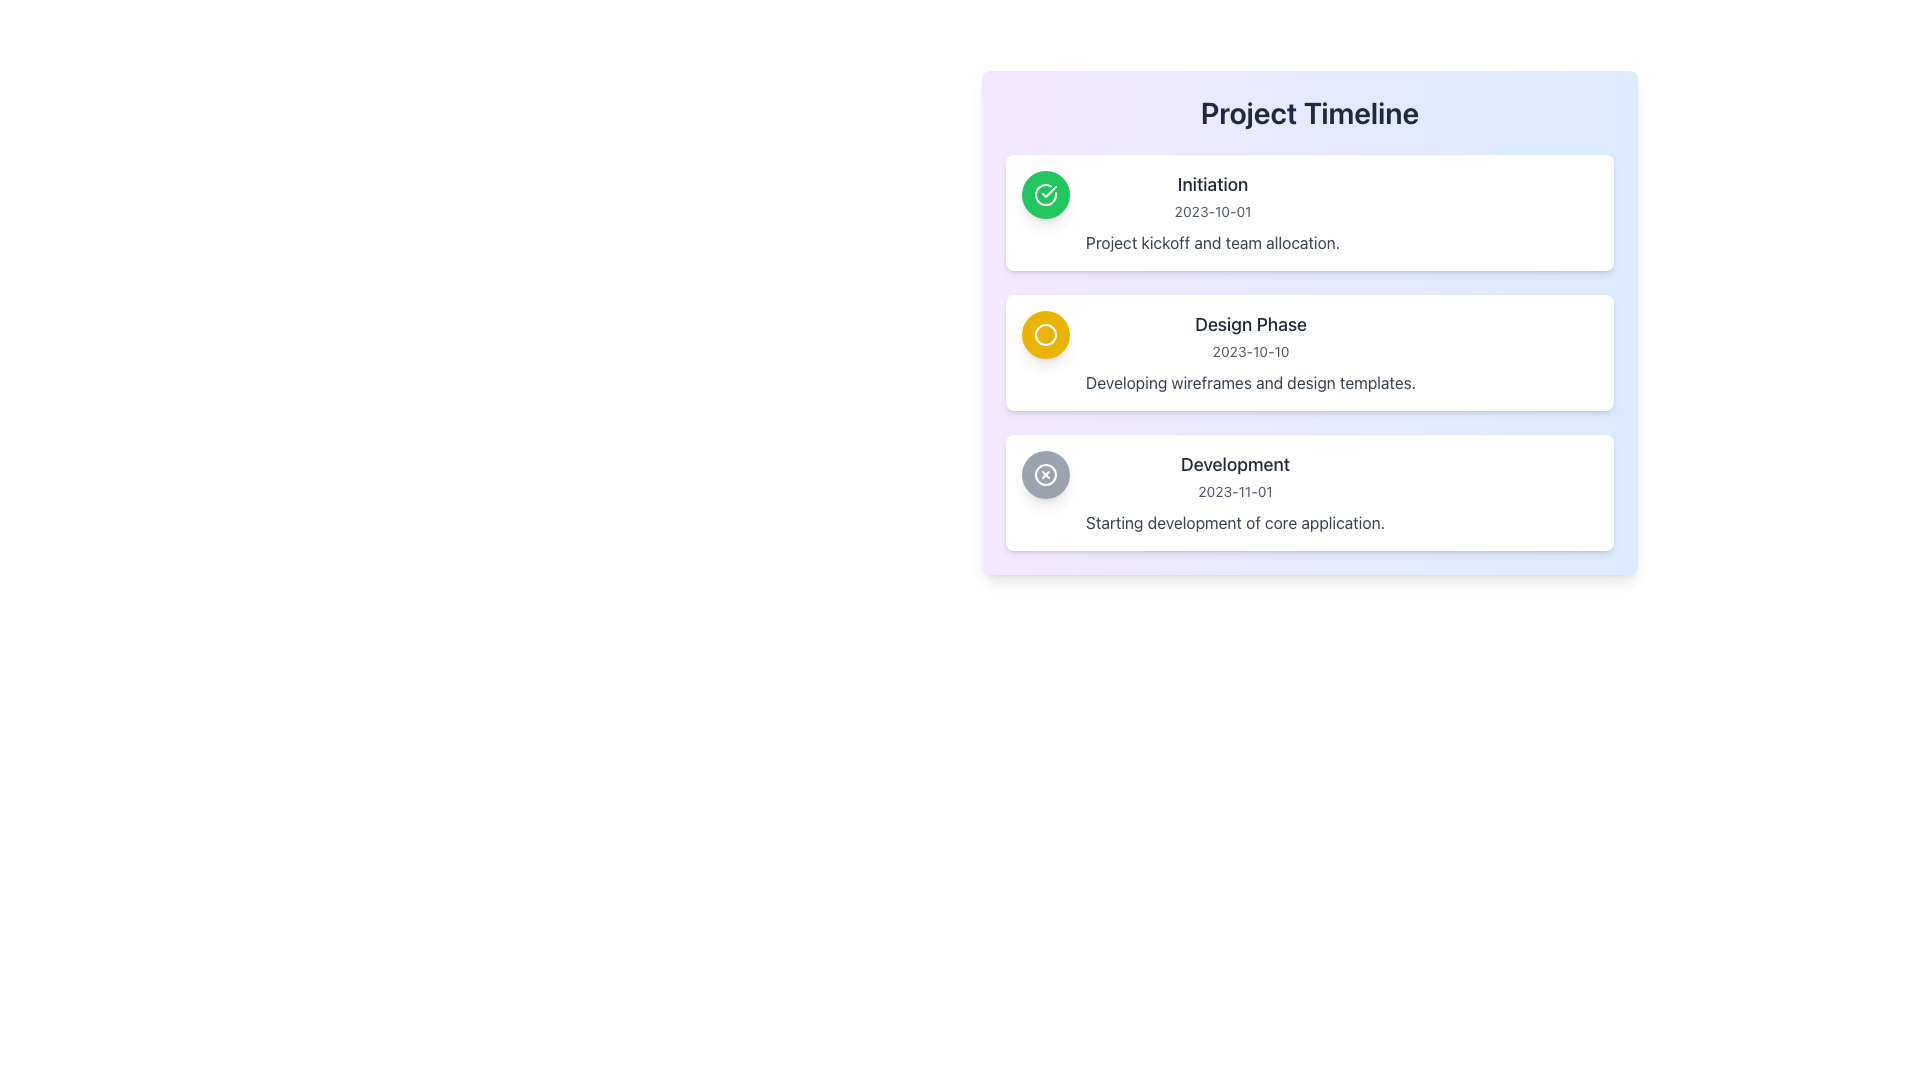  Describe the element at coordinates (1250, 382) in the screenshot. I see `static text label that provides descriptive information for the section header titled 'Design Phase', which reads 'Developing wireframes and design templates.'` at that location.